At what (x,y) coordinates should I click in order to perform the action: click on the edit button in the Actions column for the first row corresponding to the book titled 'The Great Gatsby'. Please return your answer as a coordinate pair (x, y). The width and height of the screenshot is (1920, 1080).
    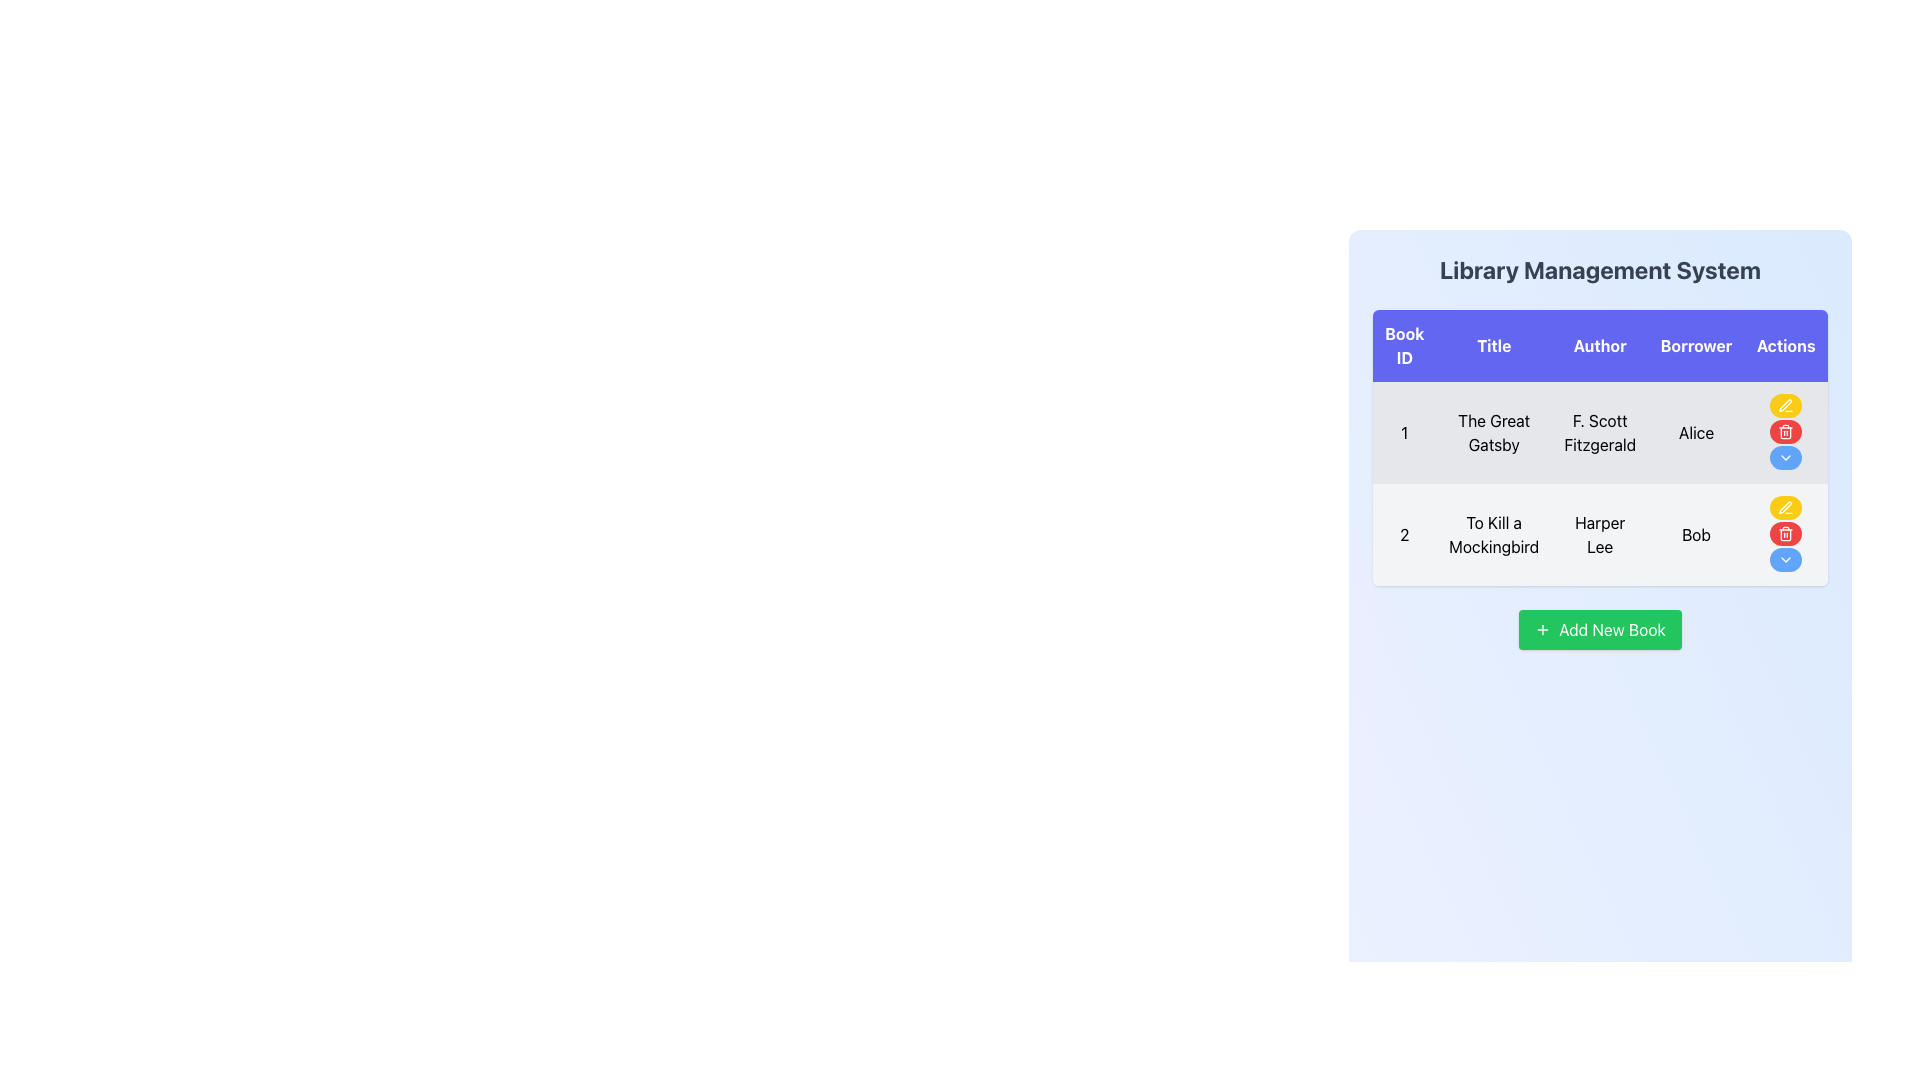
    Looking at the image, I should click on (1786, 405).